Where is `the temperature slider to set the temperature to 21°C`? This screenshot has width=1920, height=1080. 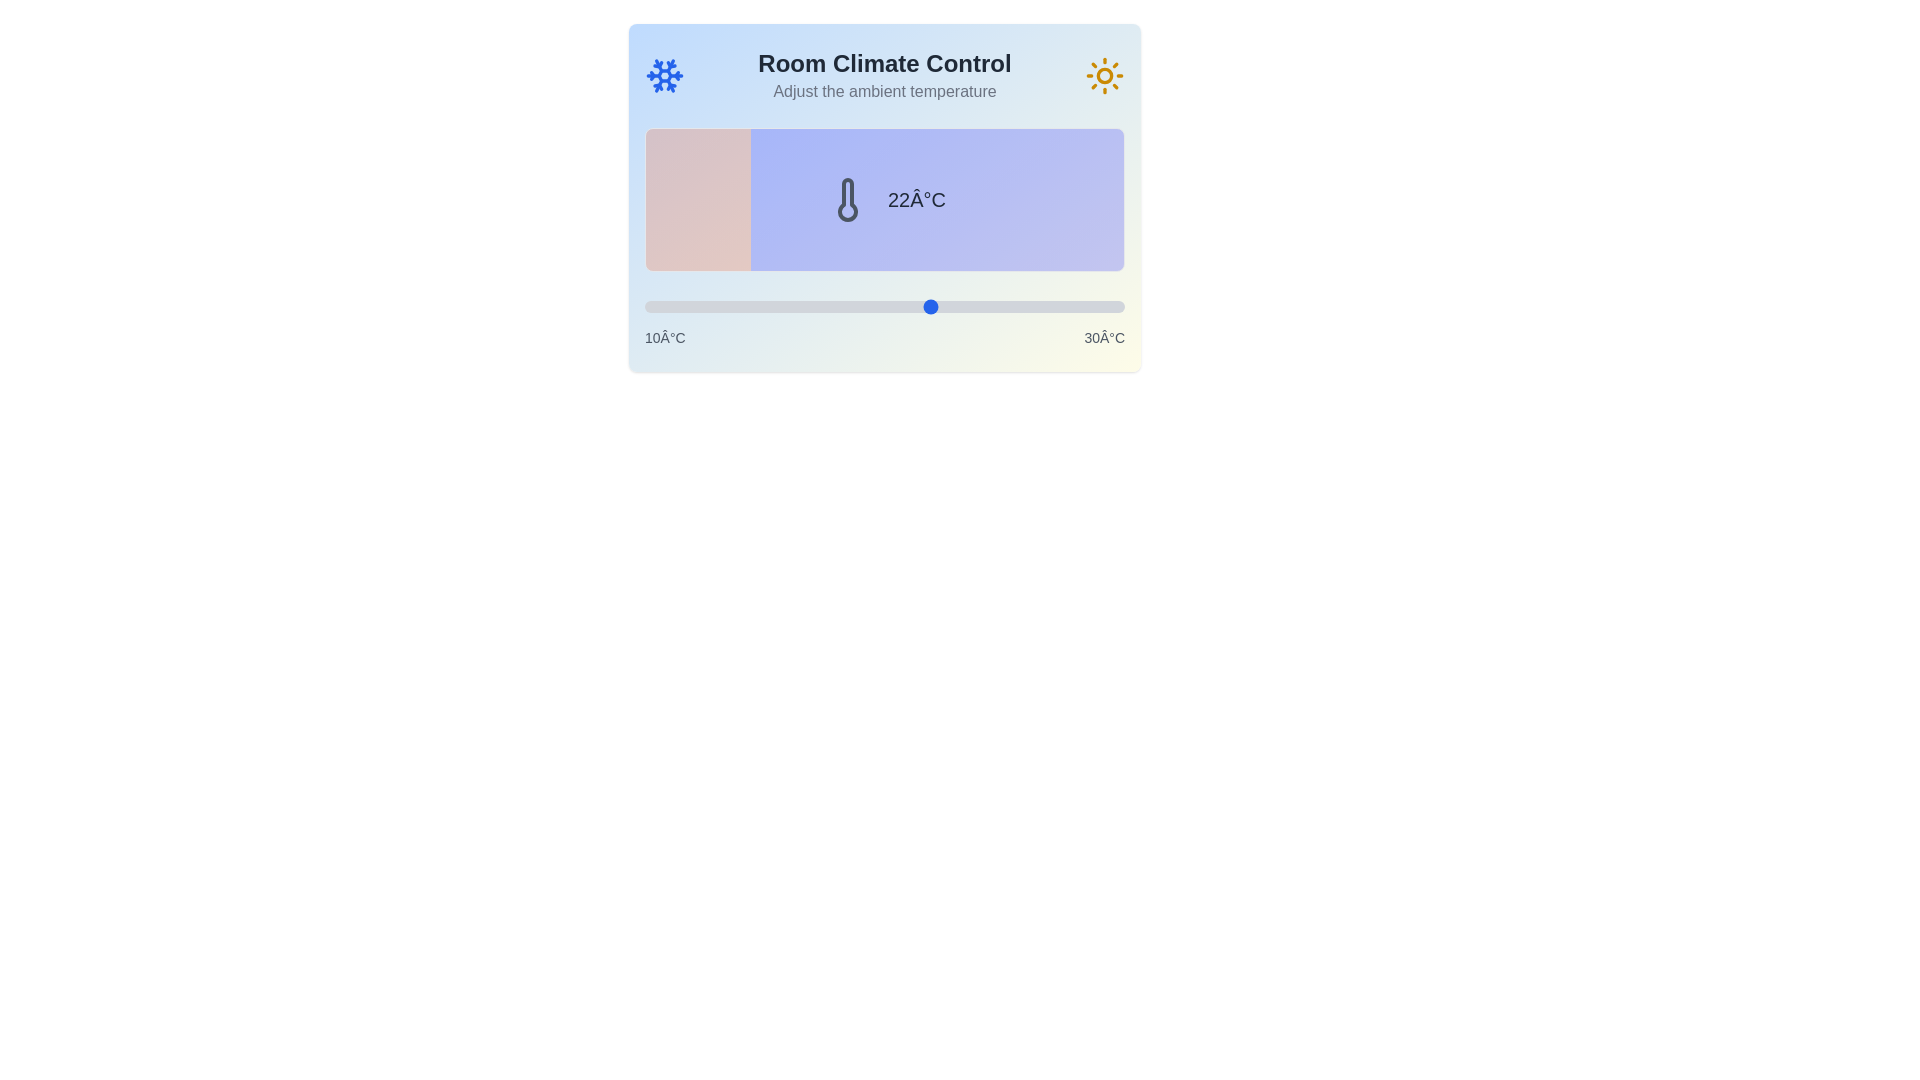
the temperature slider to set the temperature to 21°C is located at coordinates (907, 307).